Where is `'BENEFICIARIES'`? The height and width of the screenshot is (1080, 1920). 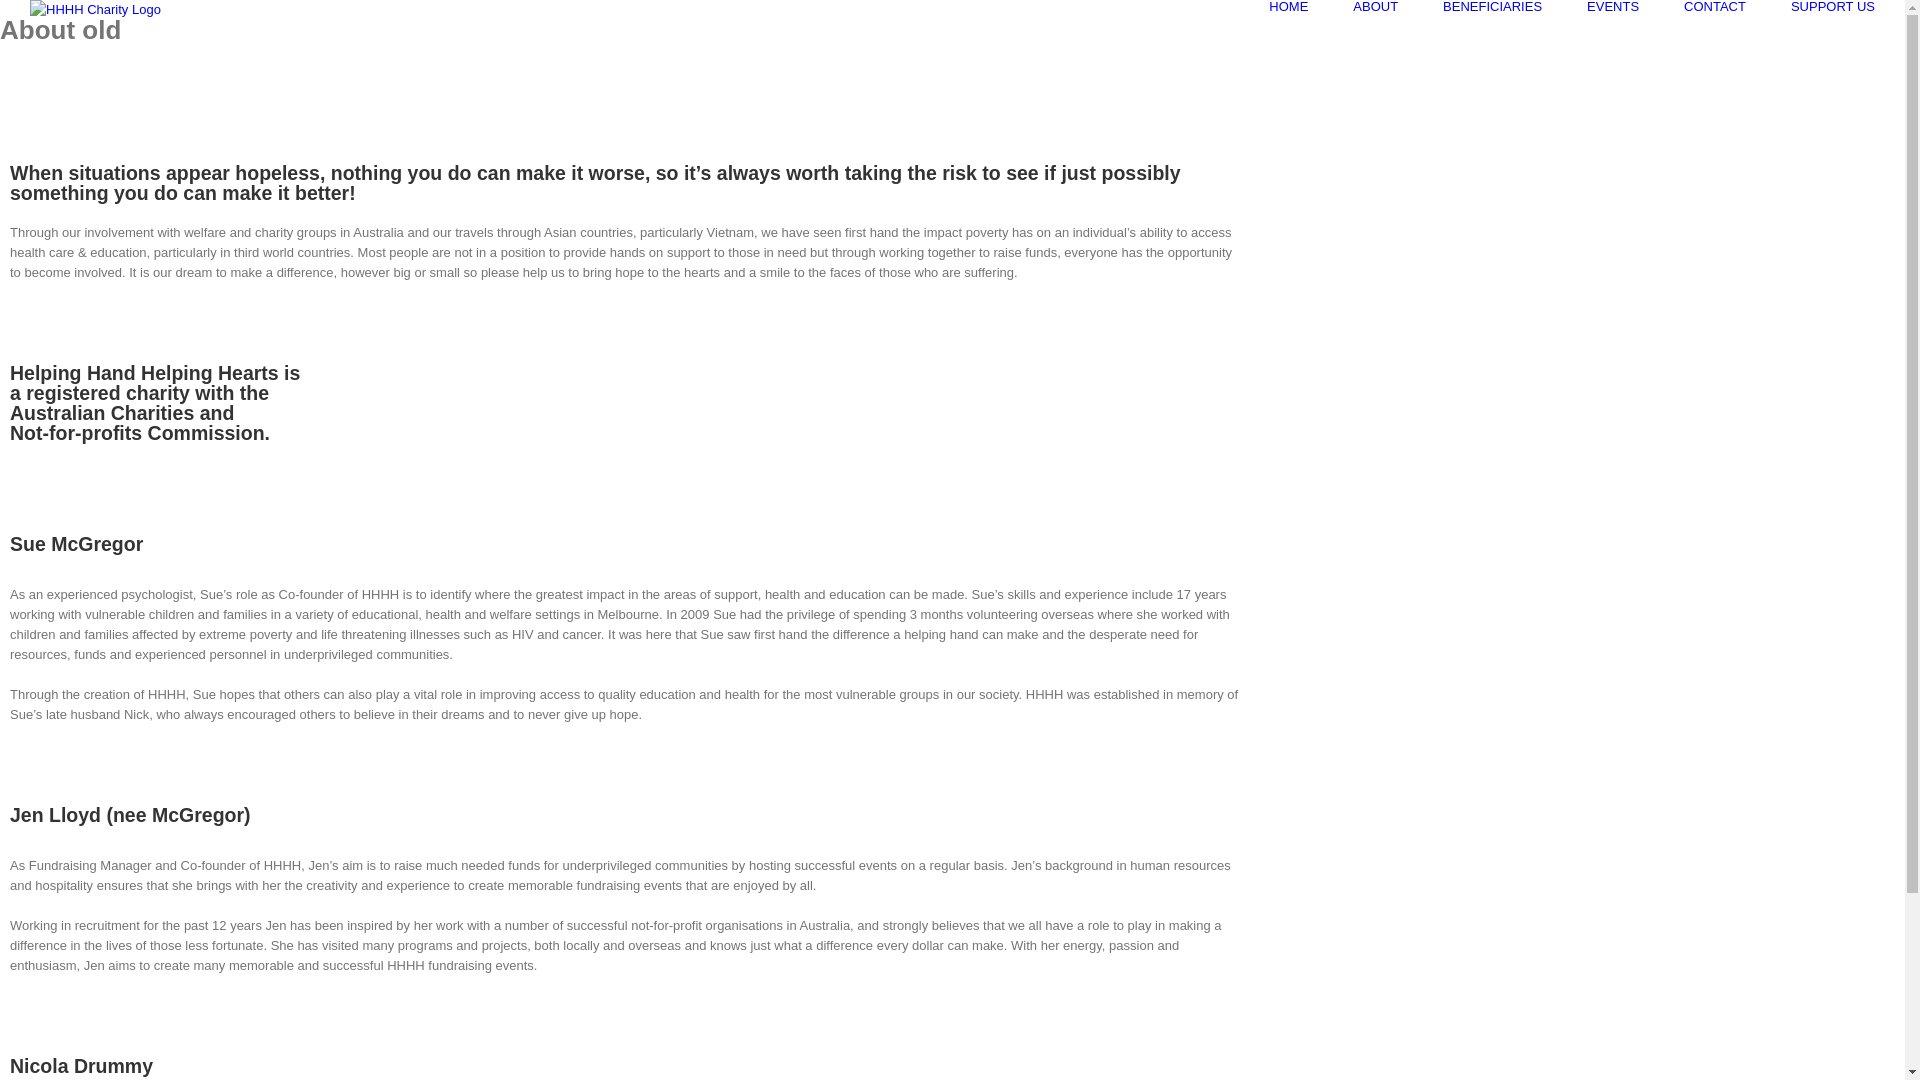
'BENEFICIARIES' is located at coordinates (1492, 6).